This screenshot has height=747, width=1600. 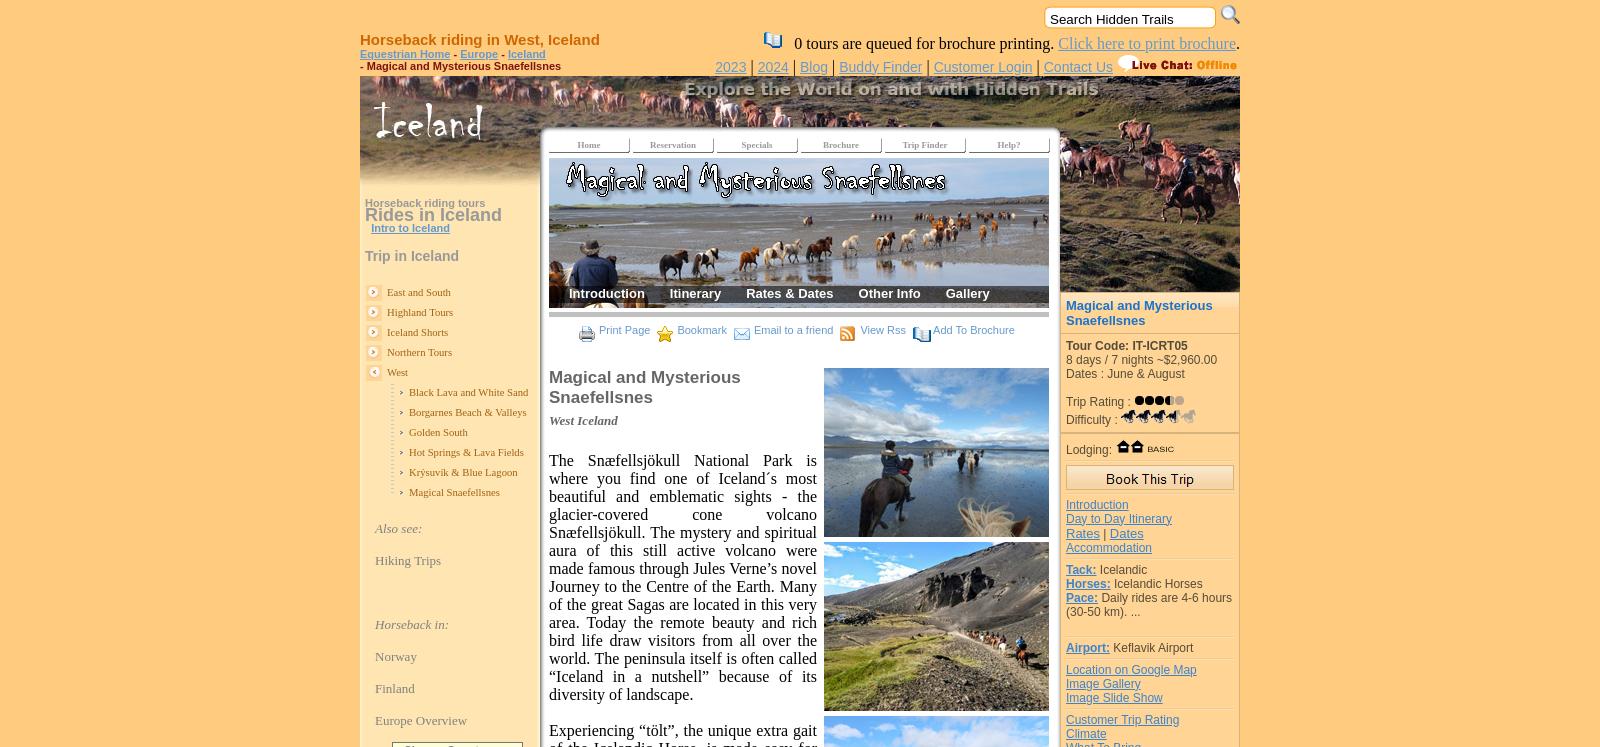 What do you see at coordinates (1066, 372) in the screenshot?
I see `'Dates :
        June & August'` at bounding box center [1066, 372].